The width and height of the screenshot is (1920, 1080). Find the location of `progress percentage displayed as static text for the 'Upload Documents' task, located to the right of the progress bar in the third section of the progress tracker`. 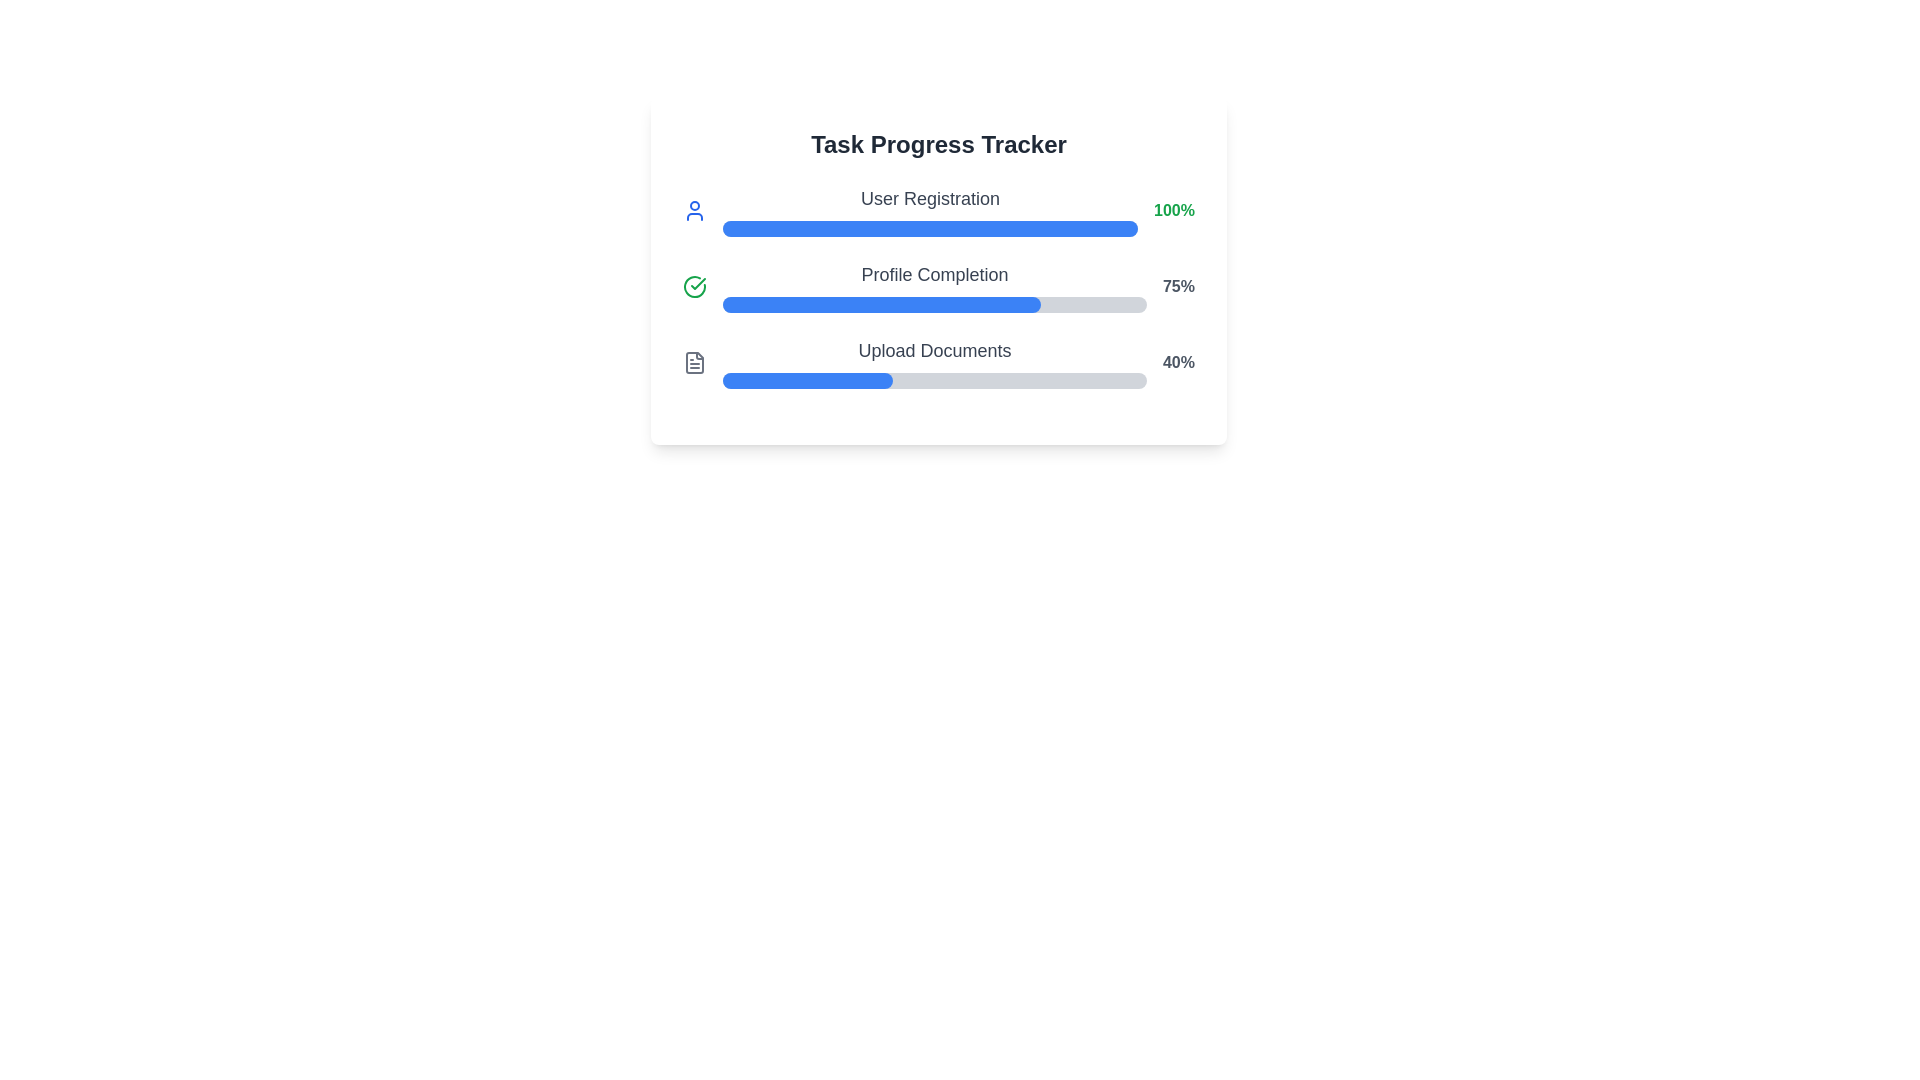

progress percentage displayed as static text for the 'Upload Documents' task, located to the right of the progress bar in the third section of the progress tracker is located at coordinates (1179, 362).